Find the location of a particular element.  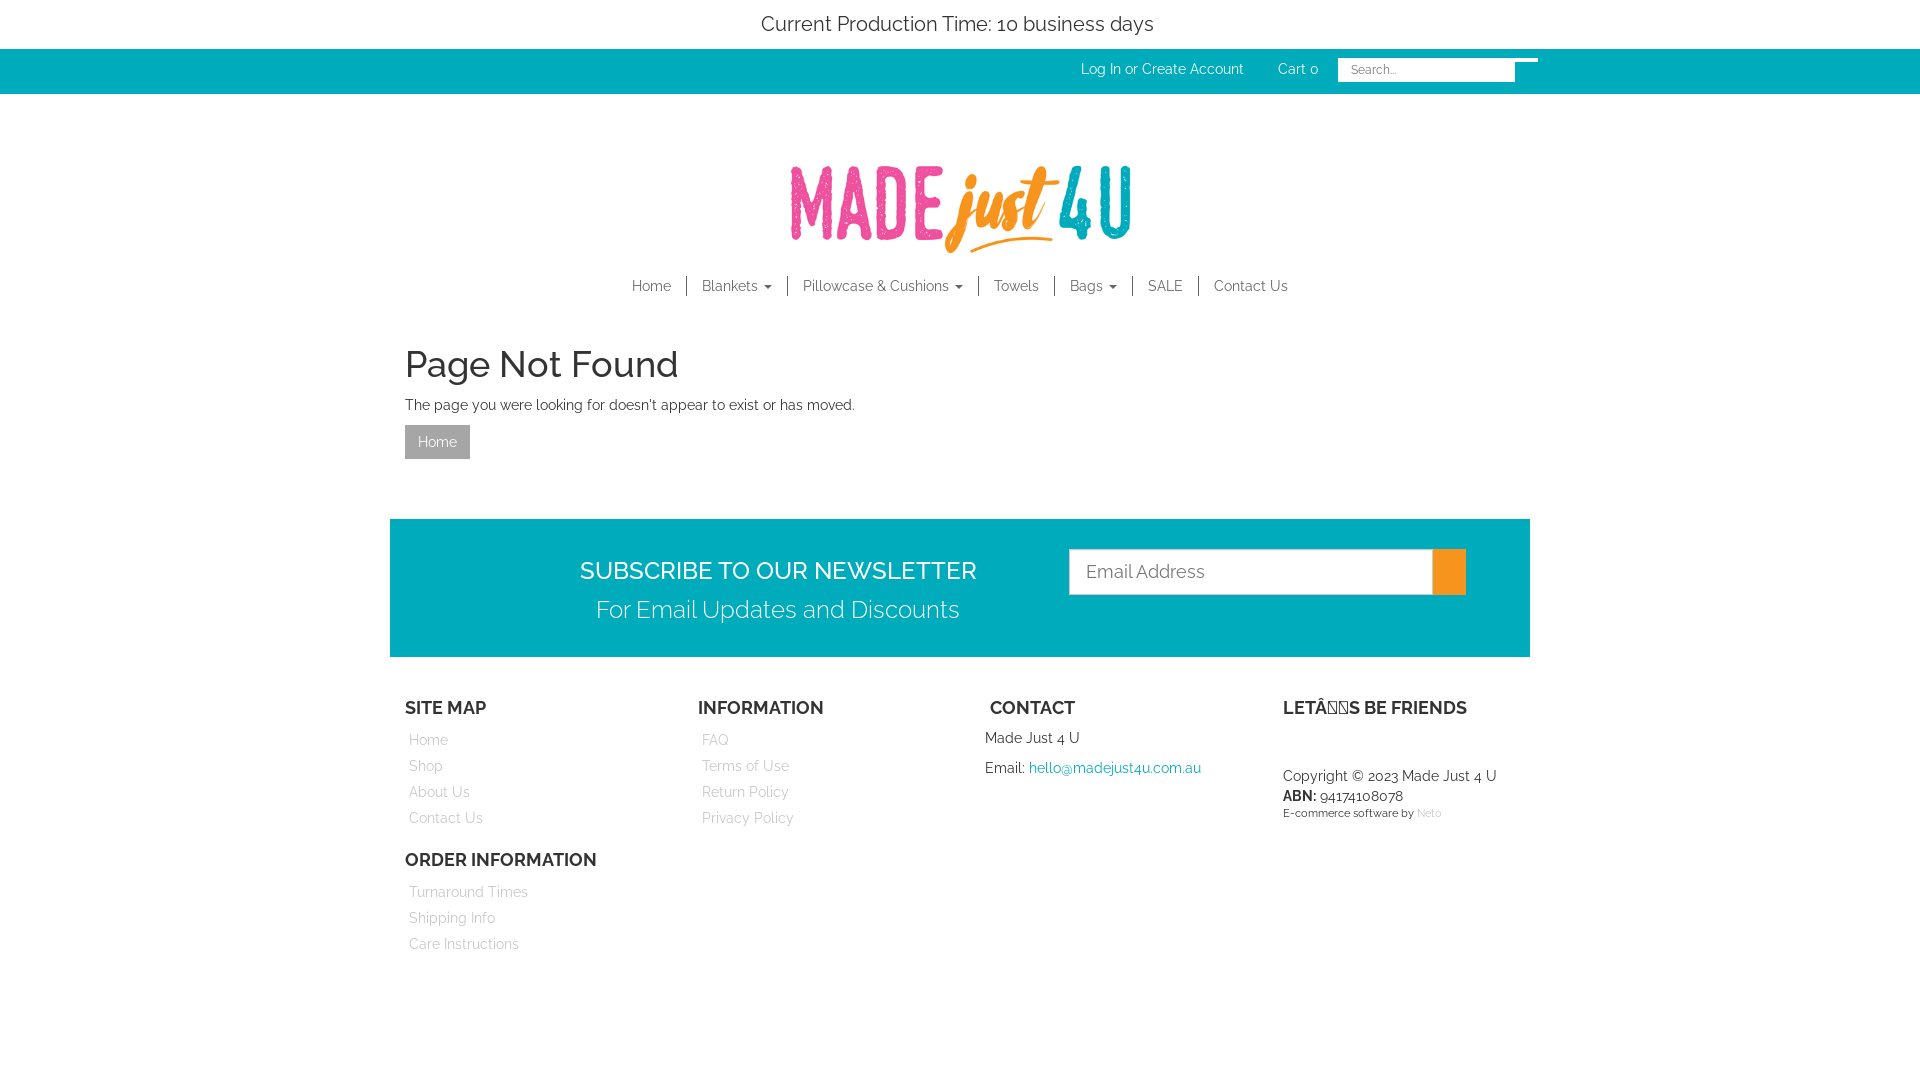

'submit' is located at coordinates (1449, 571).